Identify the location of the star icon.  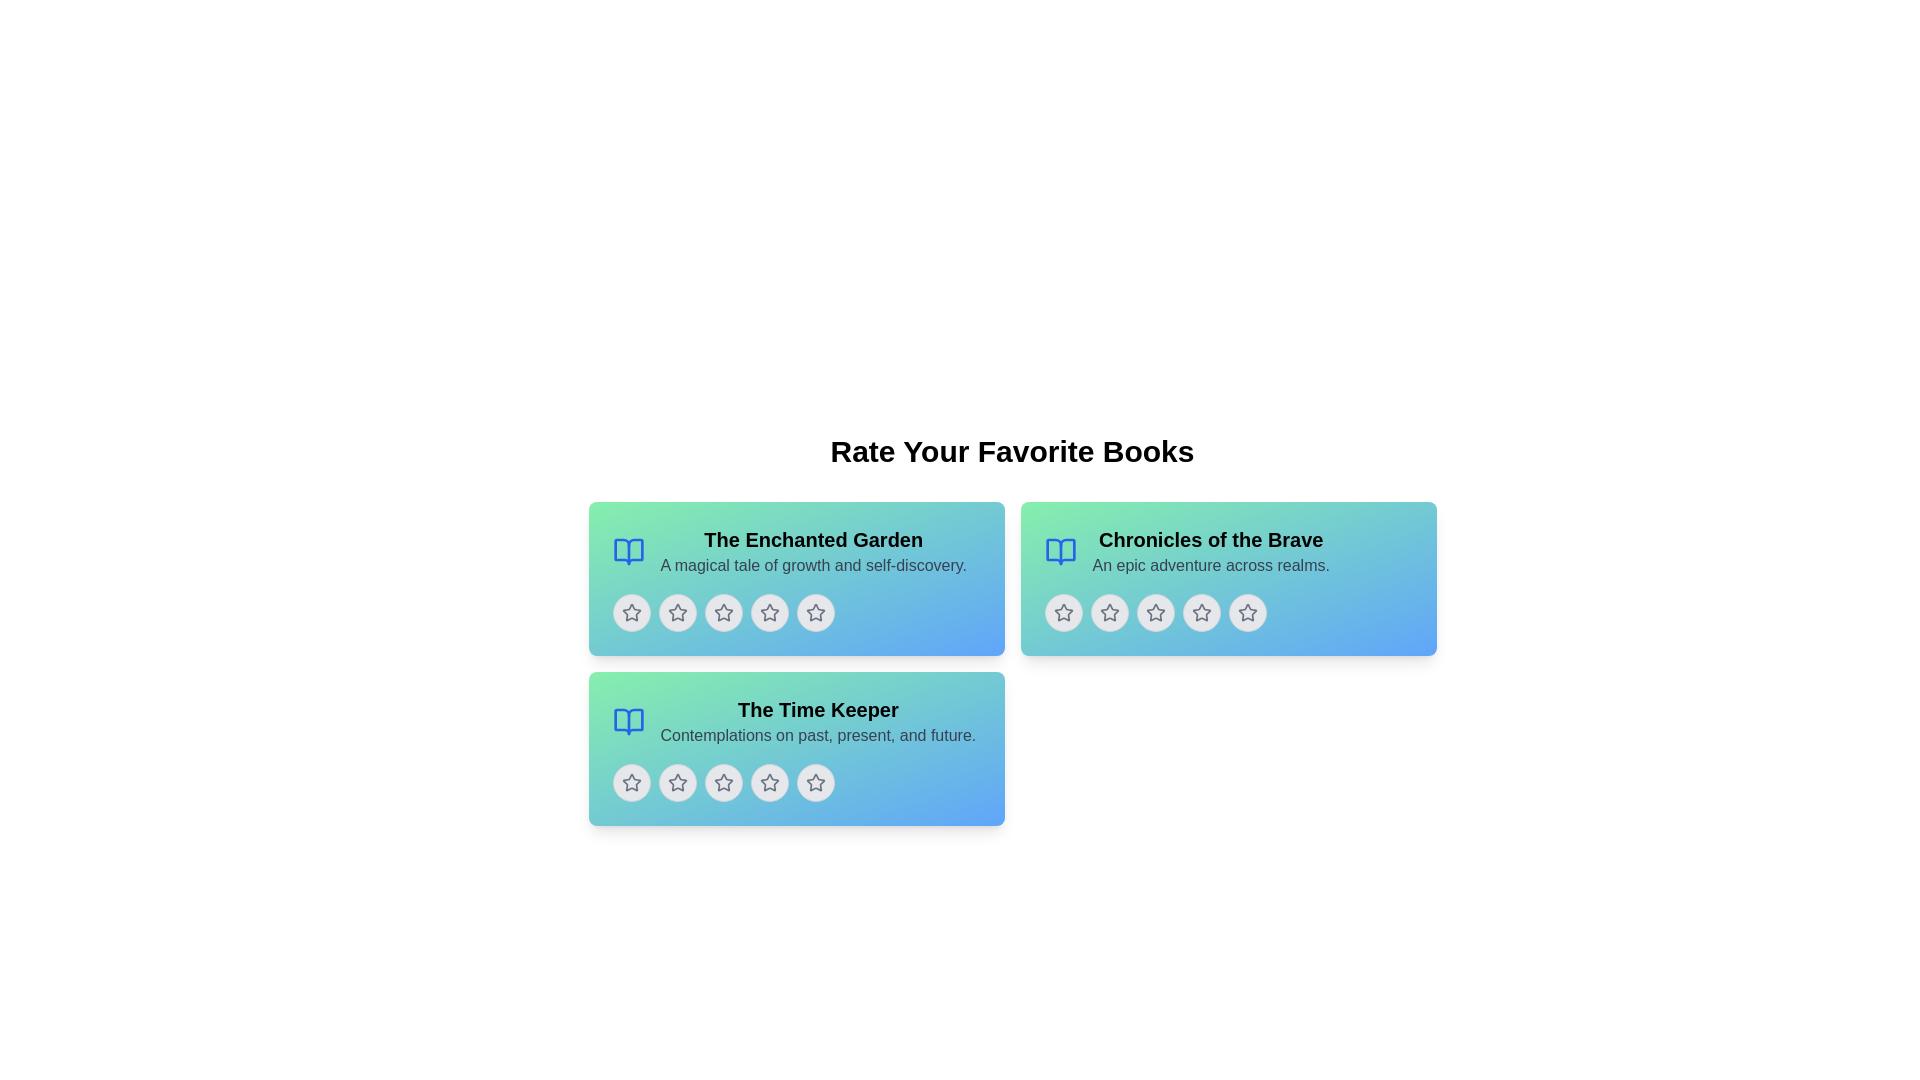
(1227, 612).